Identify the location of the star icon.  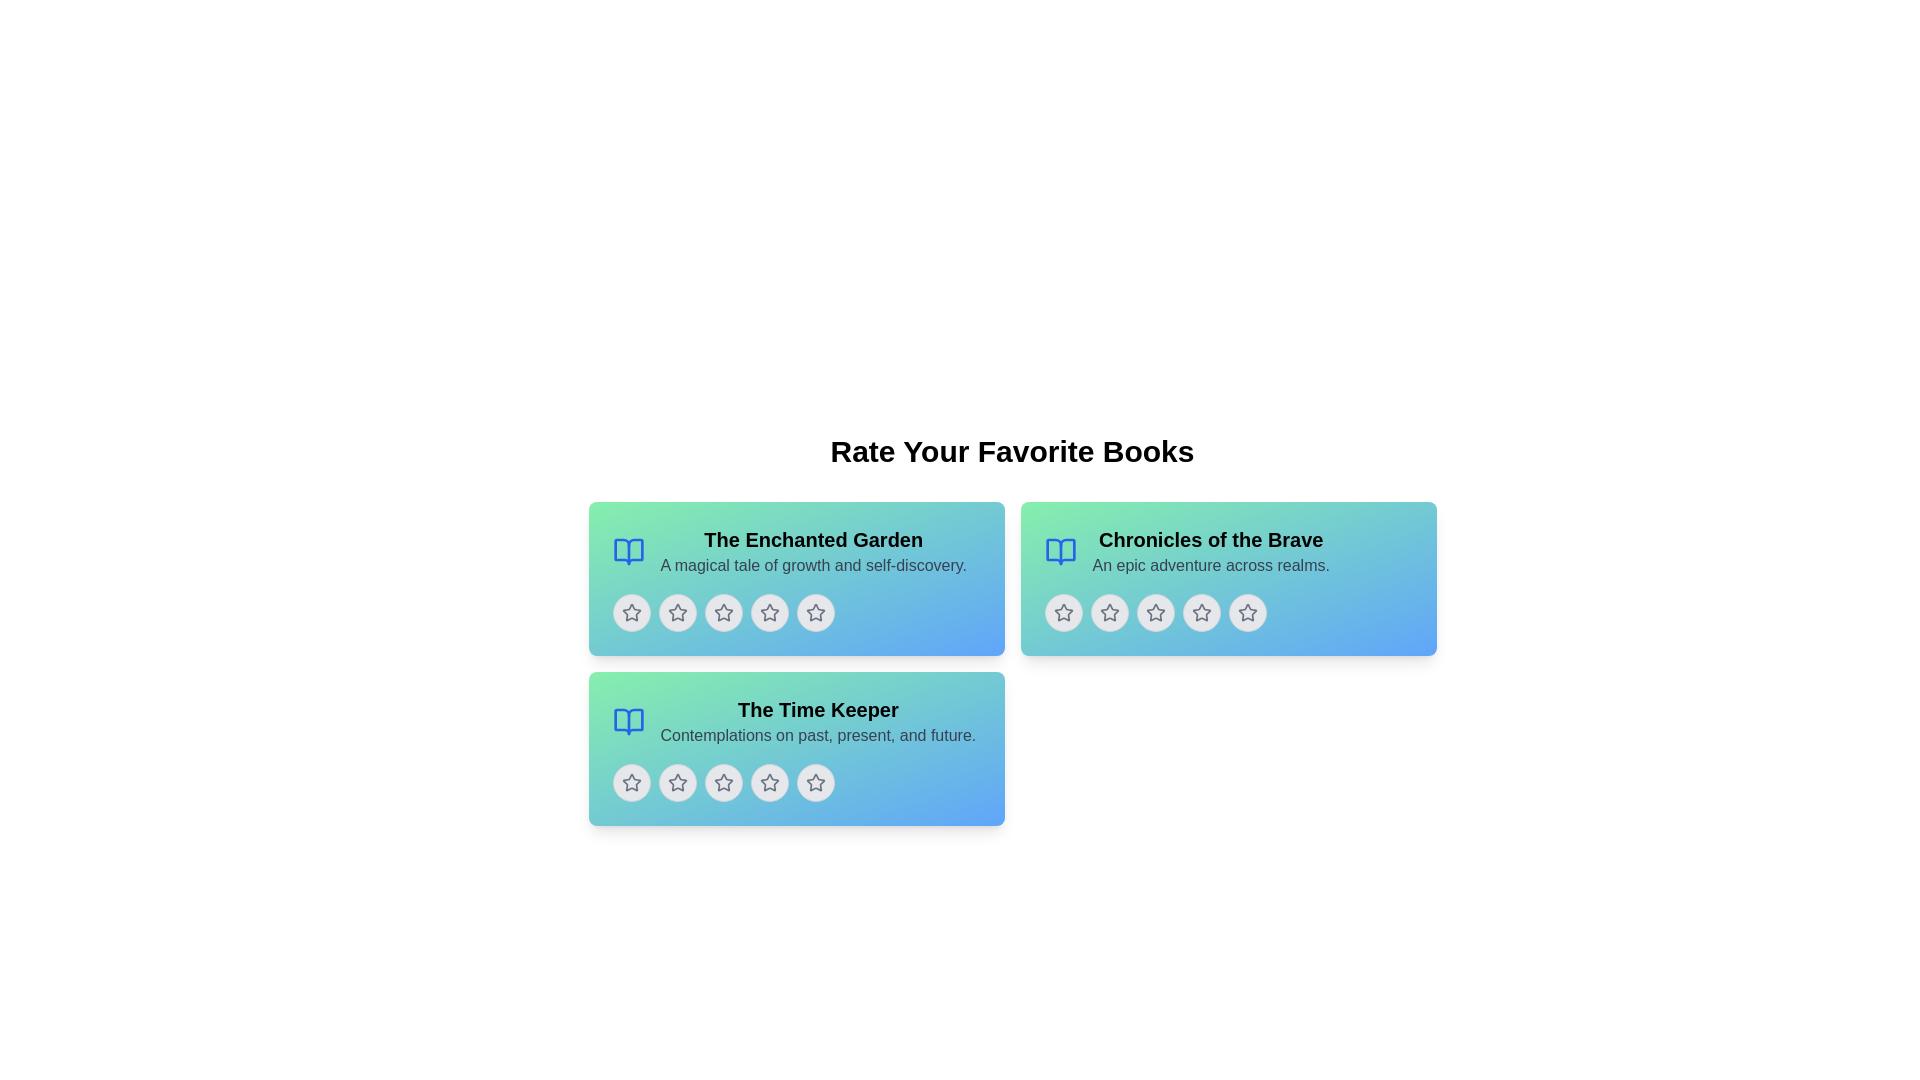
(1227, 612).